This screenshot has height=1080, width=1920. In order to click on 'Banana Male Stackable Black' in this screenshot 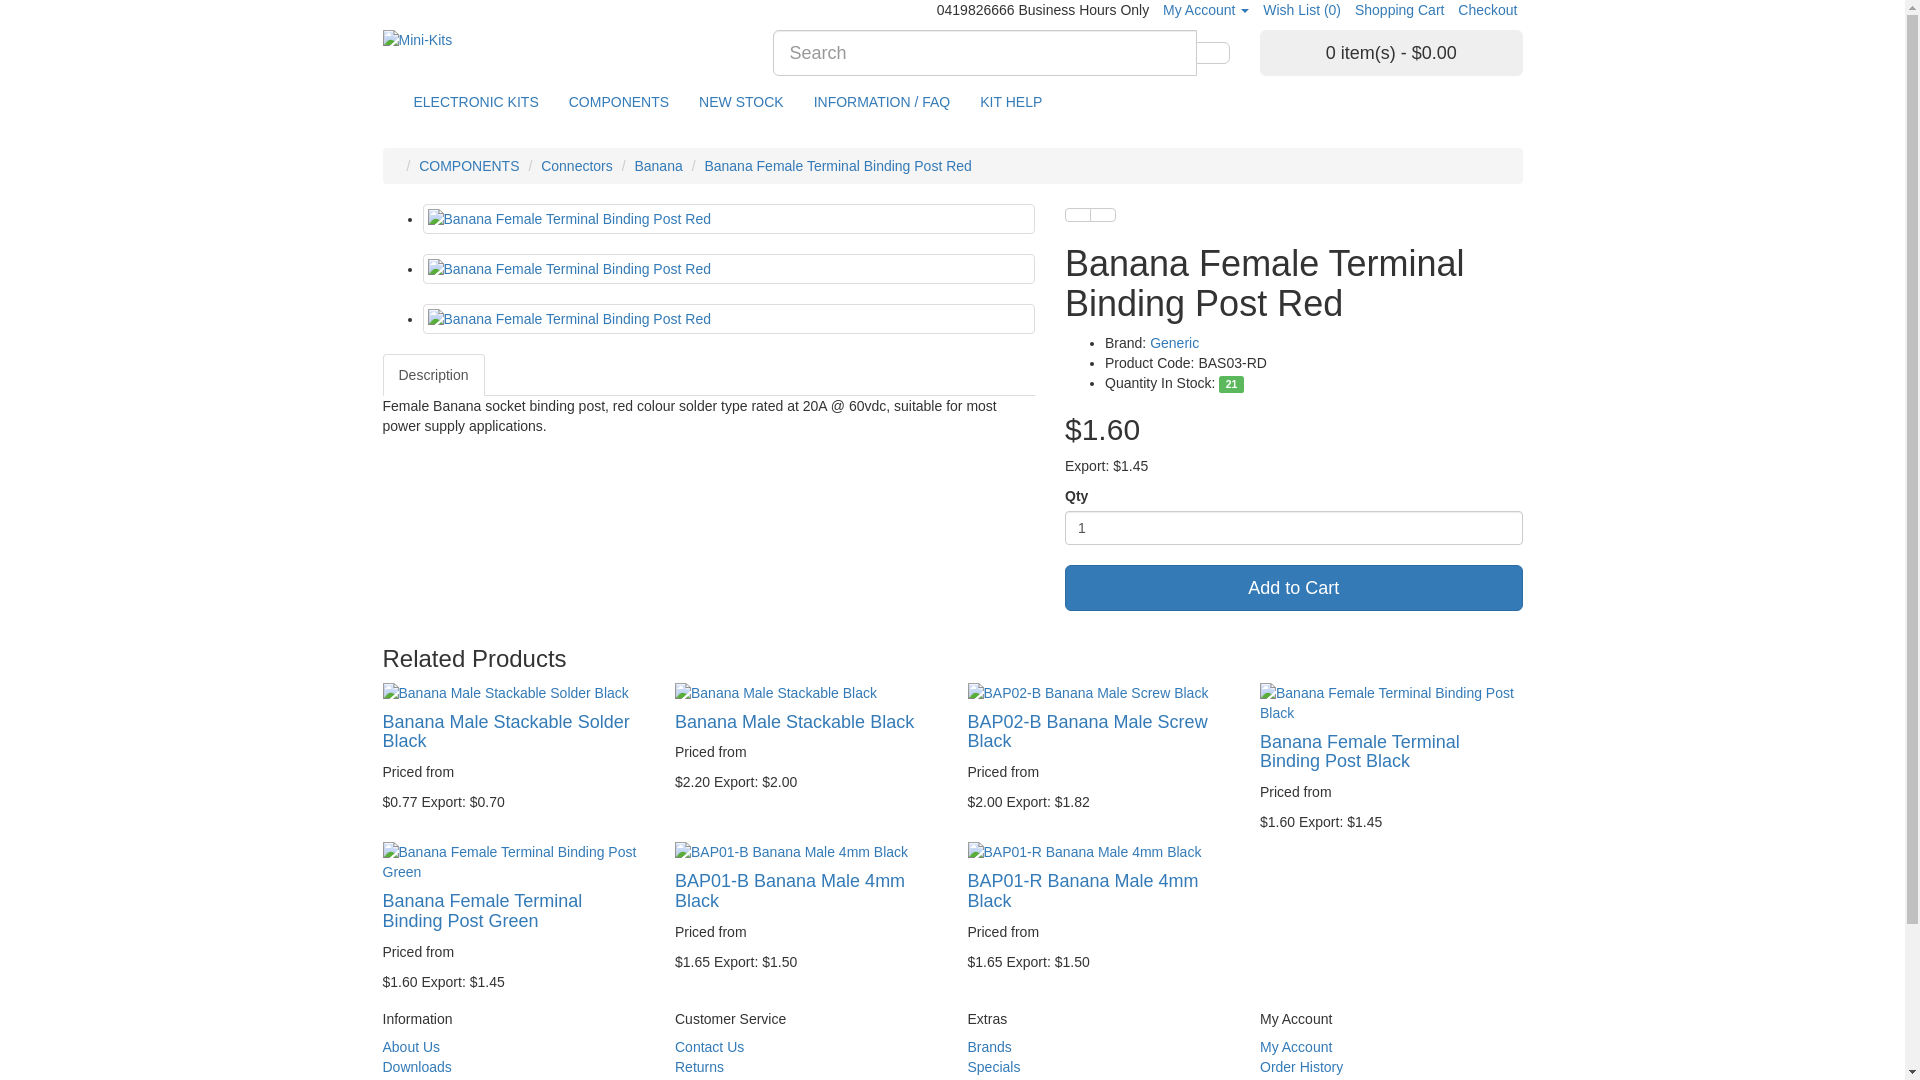, I will do `click(806, 692)`.